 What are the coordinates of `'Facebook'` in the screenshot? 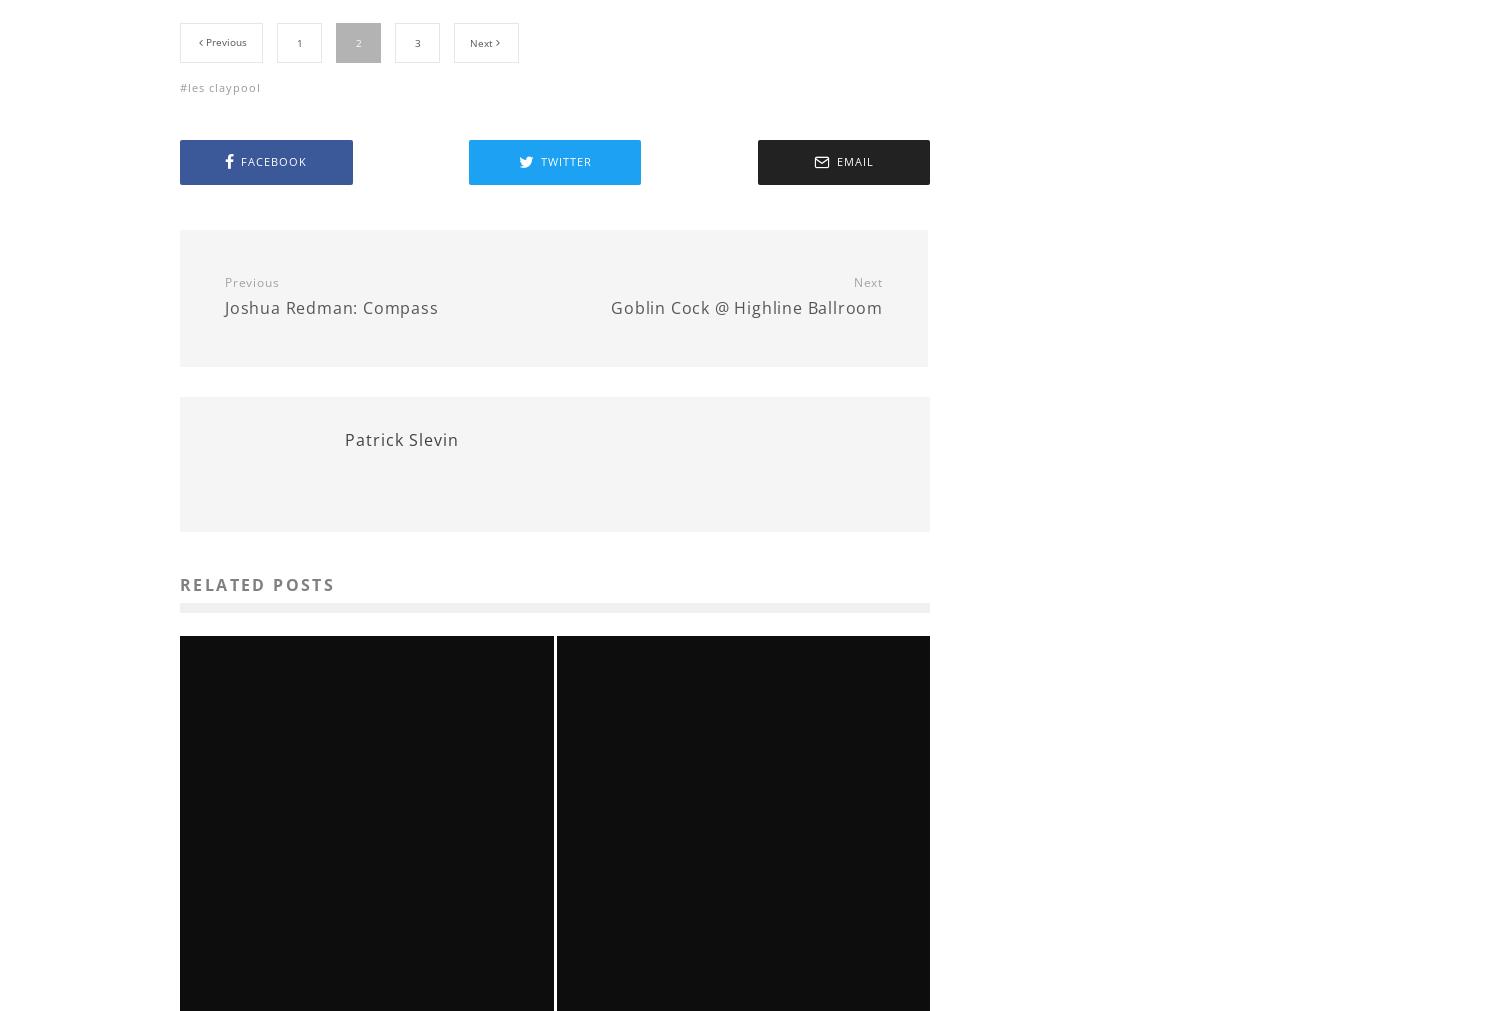 It's located at (274, 159).